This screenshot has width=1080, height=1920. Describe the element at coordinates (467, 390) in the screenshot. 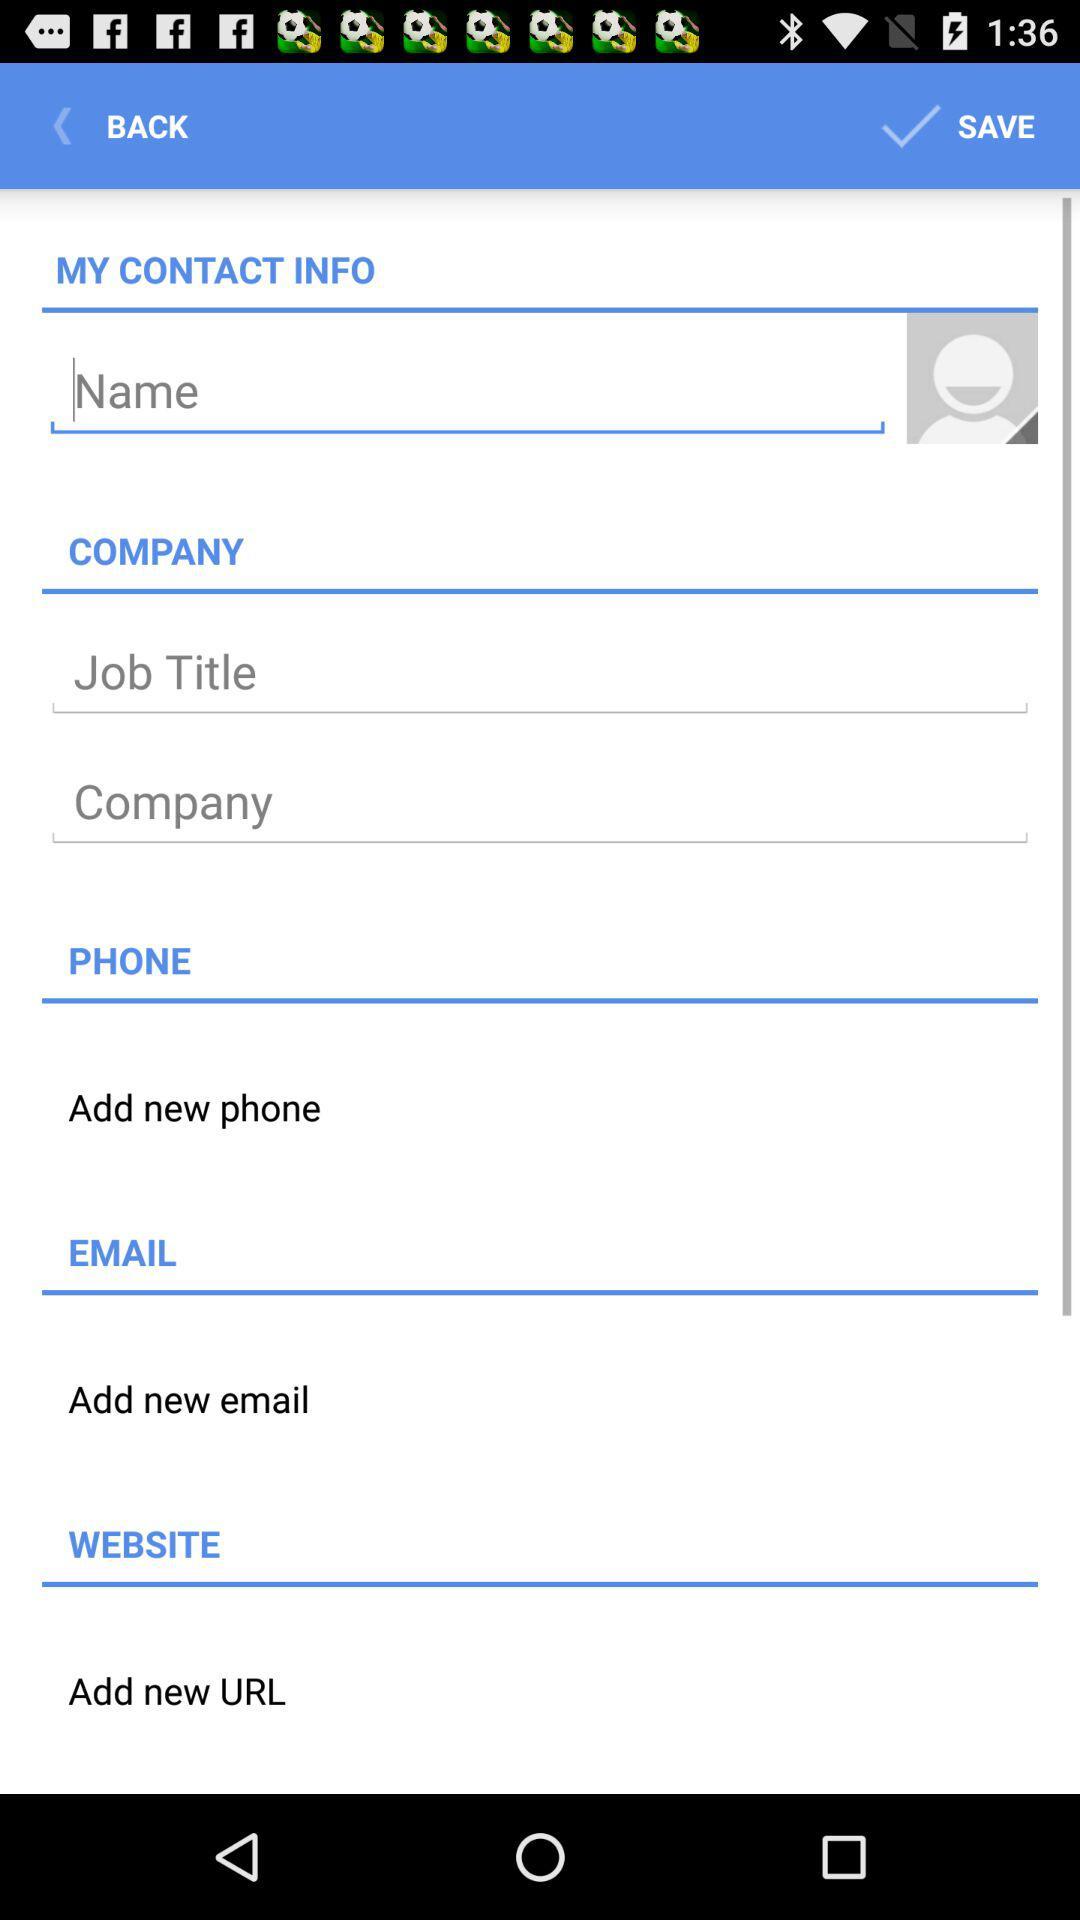

I see `name` at that location.